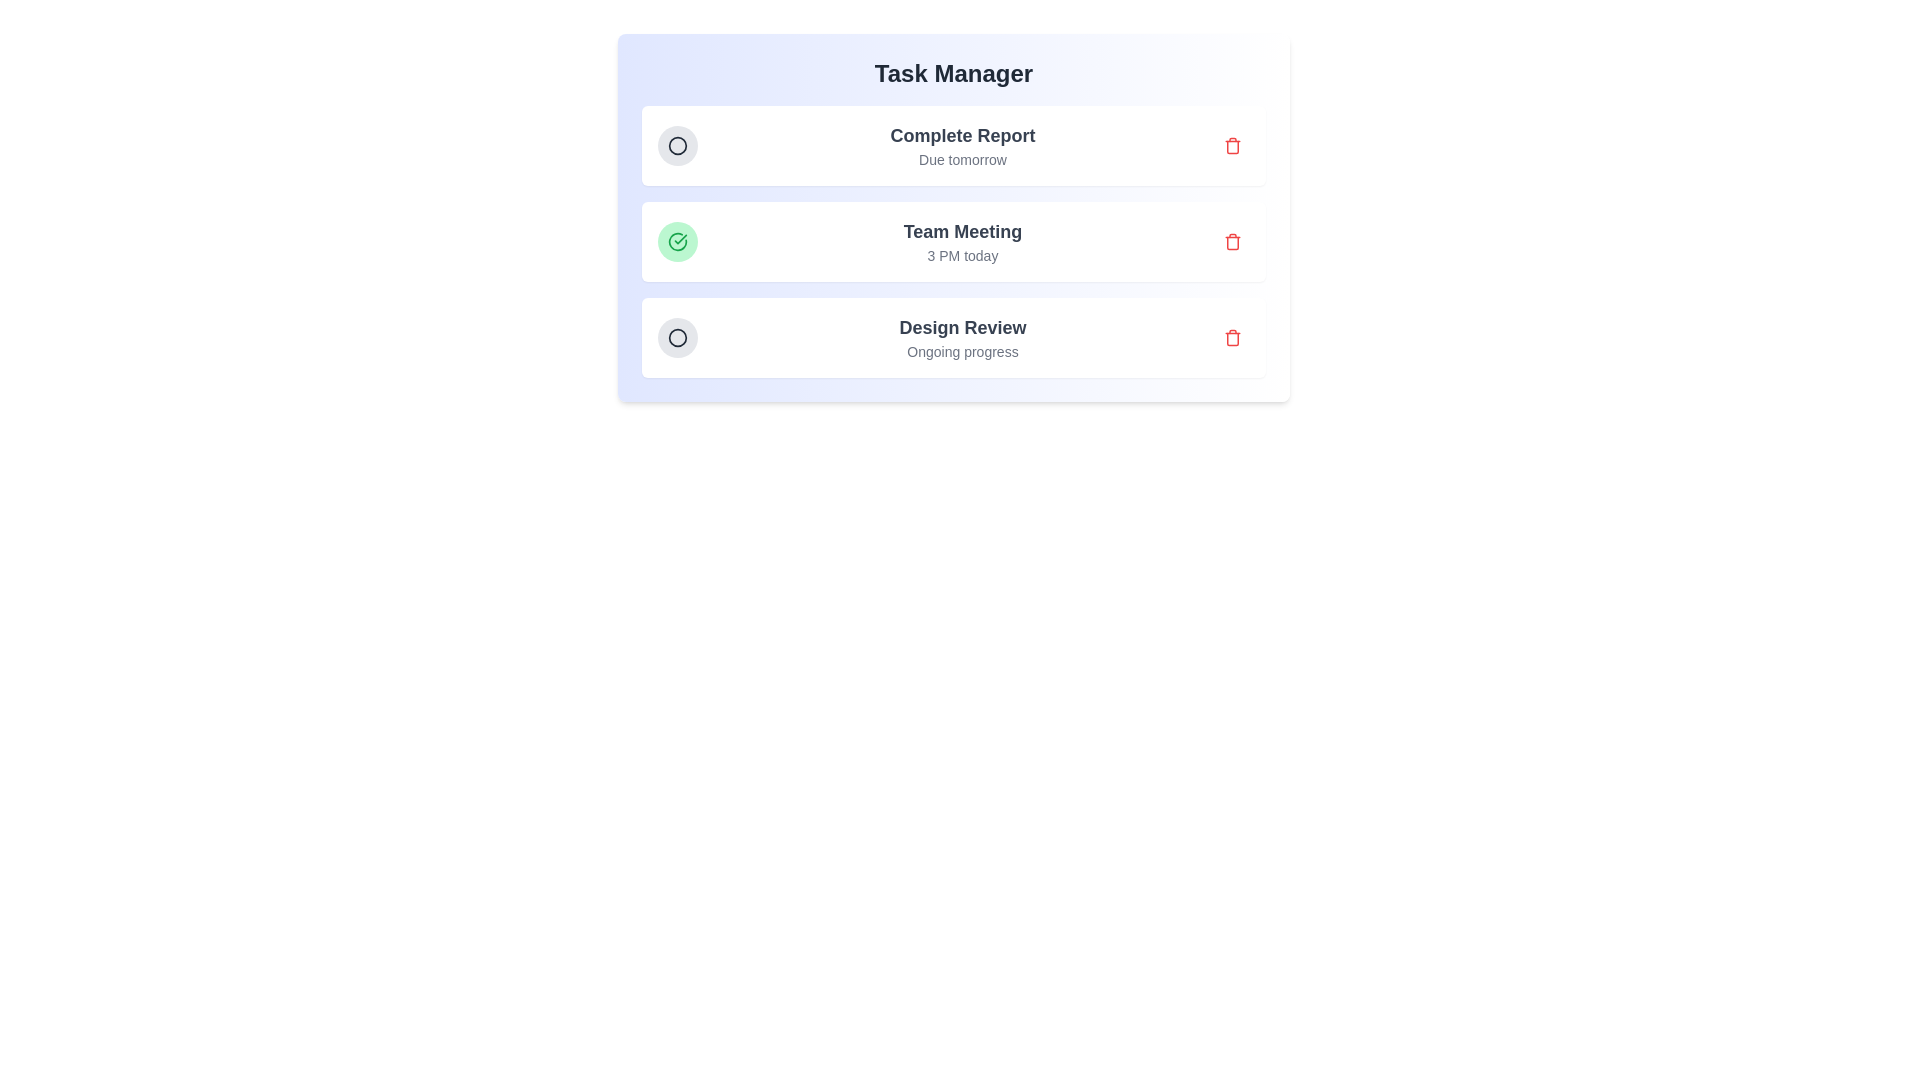 The width and height of the screenshot is (1920, 1080). Describe the element at coordinates (963, 158) in the screenshot. I see `the informational Text Label indicating the deadline for the task 'Complete Report', which is located below the title and aligned to the left margin of the first task item in the list` at that location.